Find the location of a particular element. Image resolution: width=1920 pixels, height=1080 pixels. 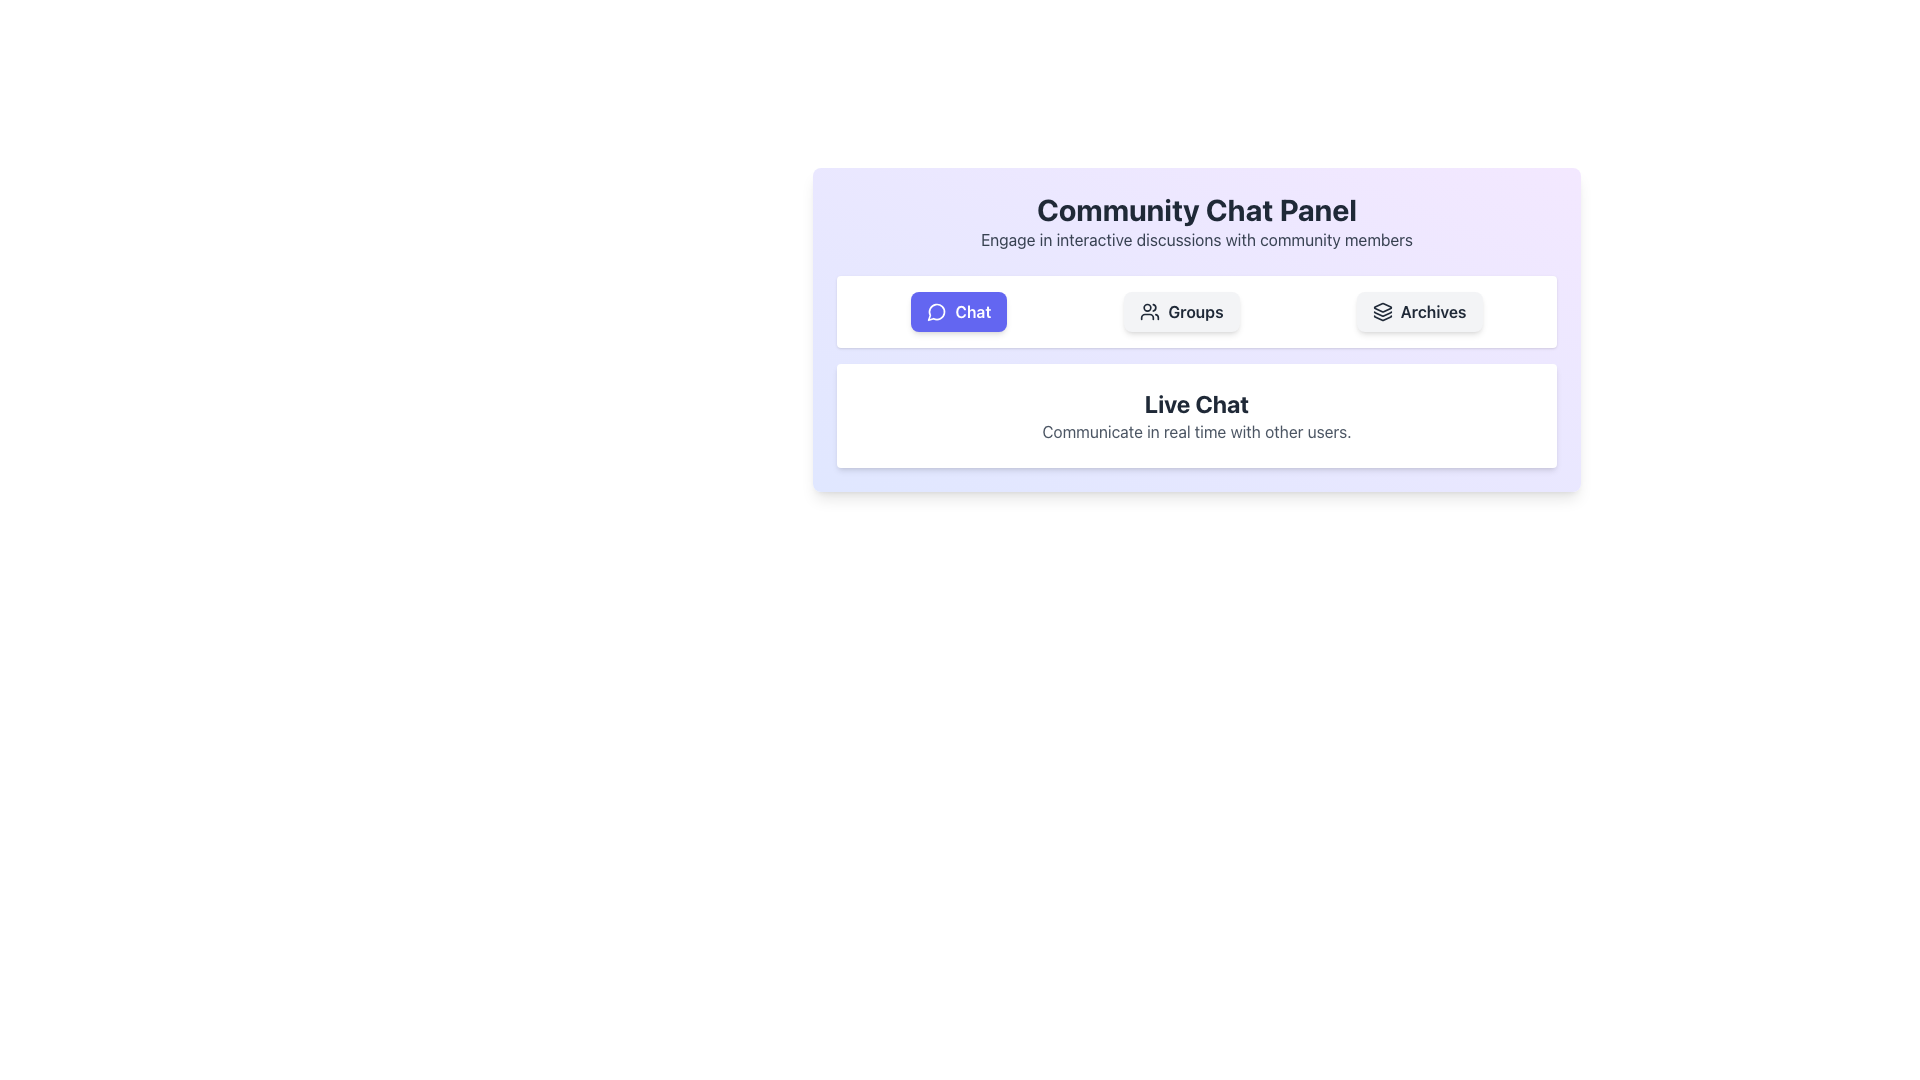

the text content of the descriptive title and subtitle in the text block that indicates the purpose of the community chat platform, located above the 'Chat', 'Groups', and 'Archives' sections is located at coordinates (1196, 222).